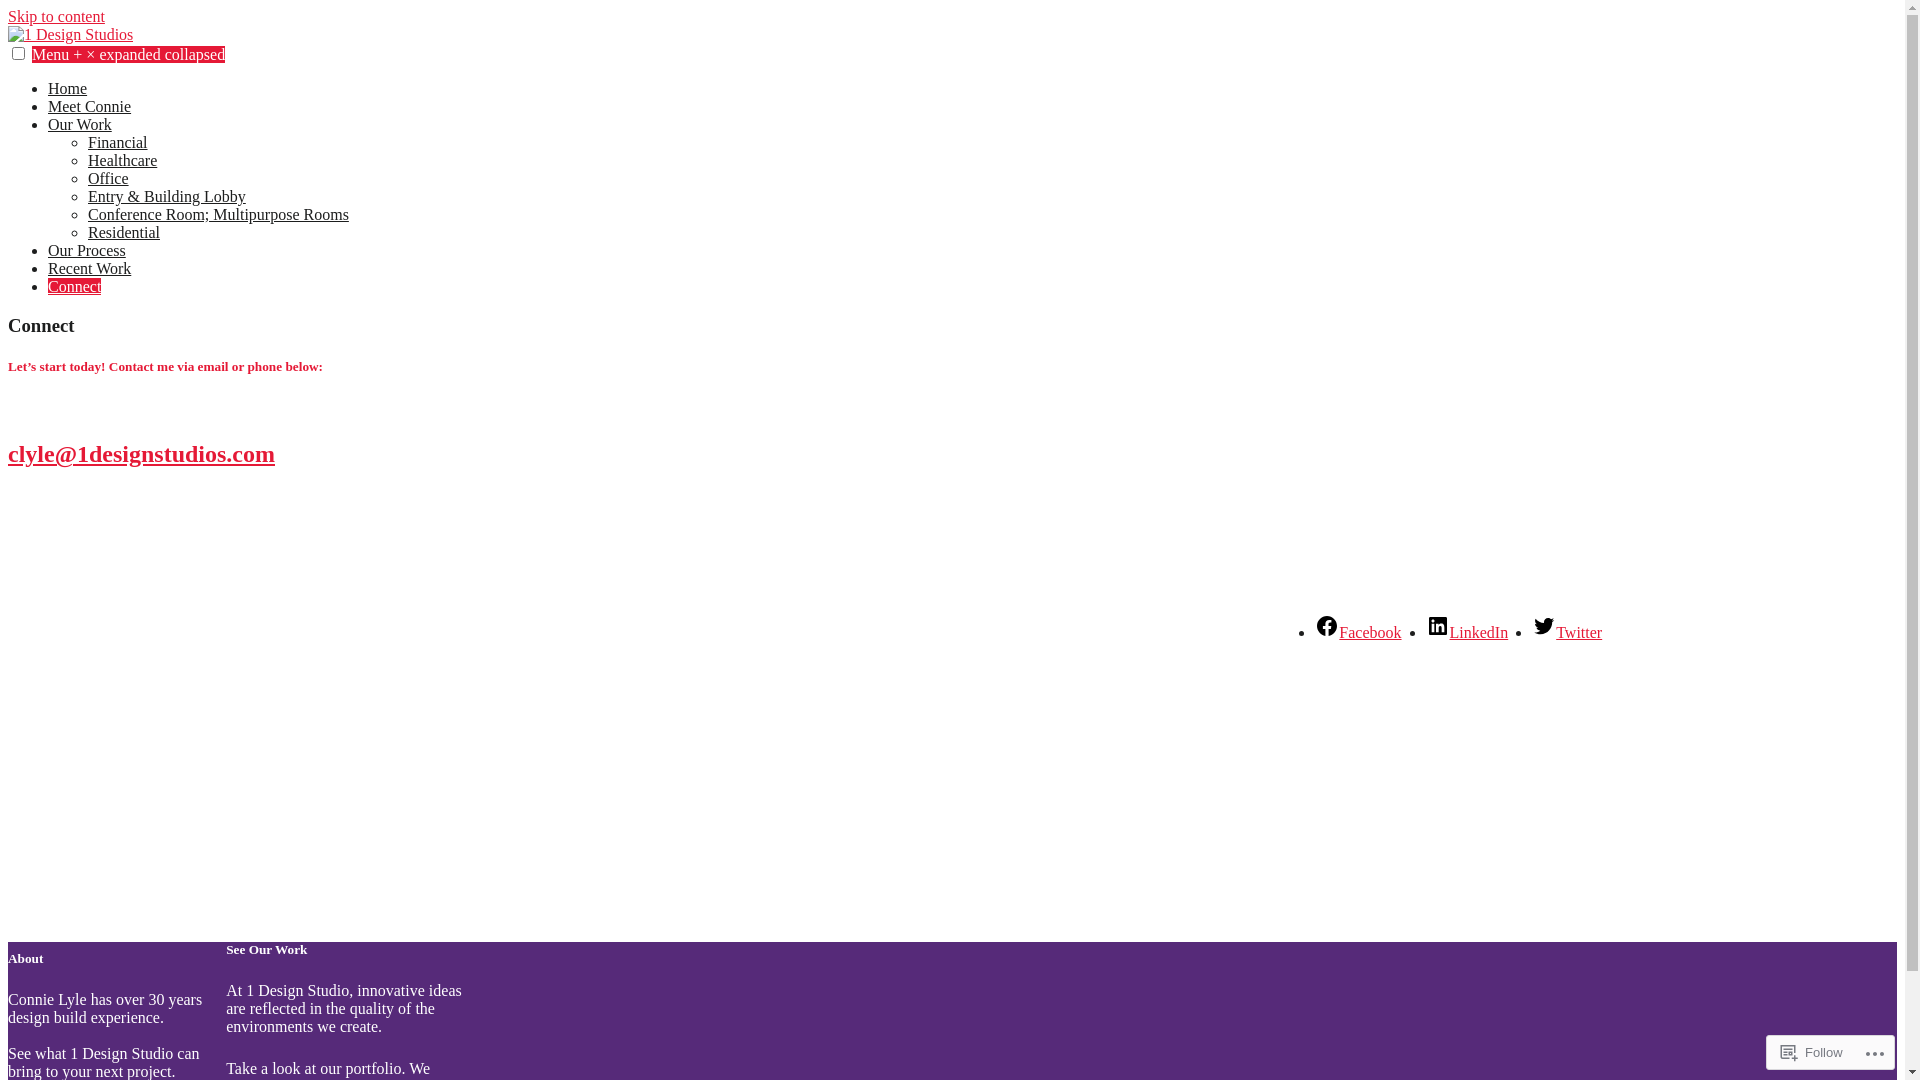  I want to click on 'Financial', so click(117, 141).